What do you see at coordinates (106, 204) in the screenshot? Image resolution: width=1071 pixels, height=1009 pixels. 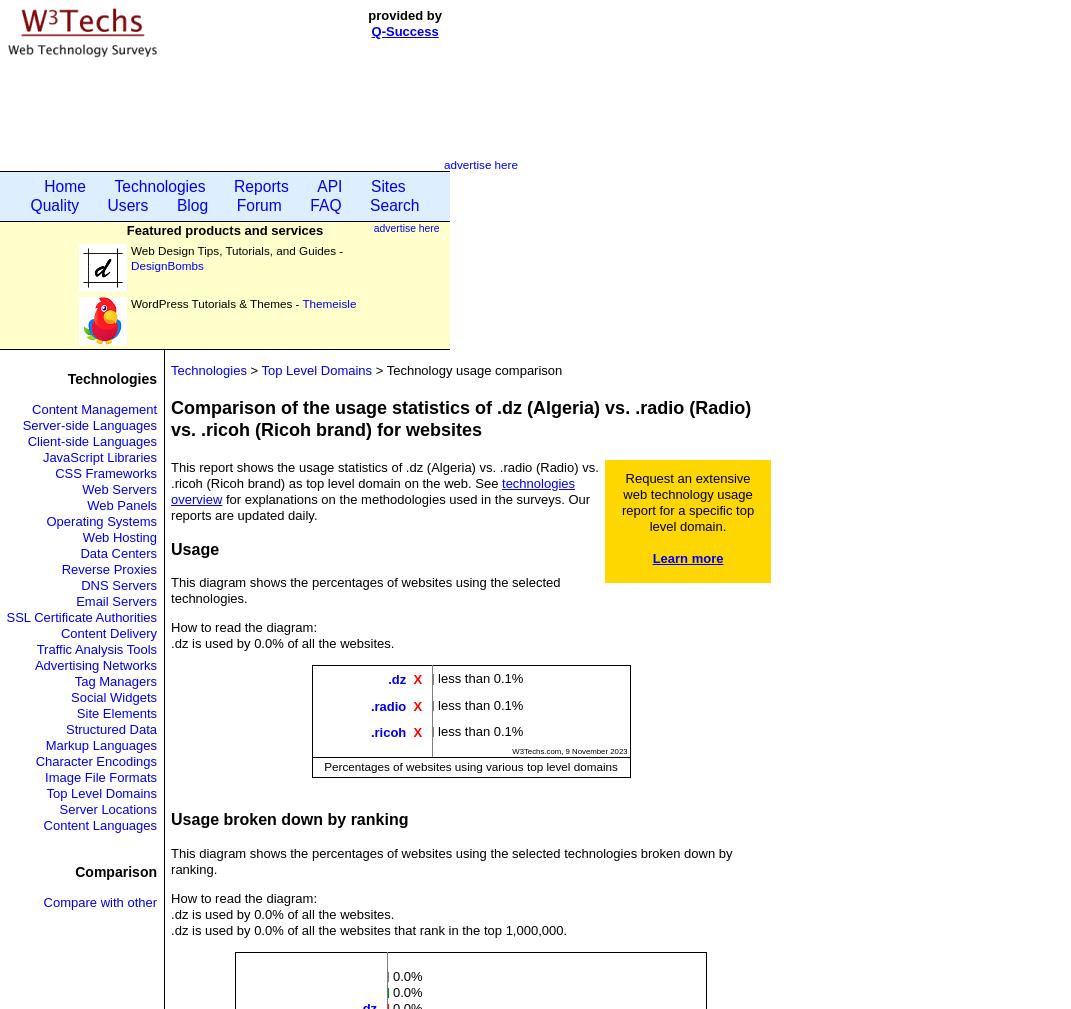 I see `'Users'` at bounding box center [106, 204].